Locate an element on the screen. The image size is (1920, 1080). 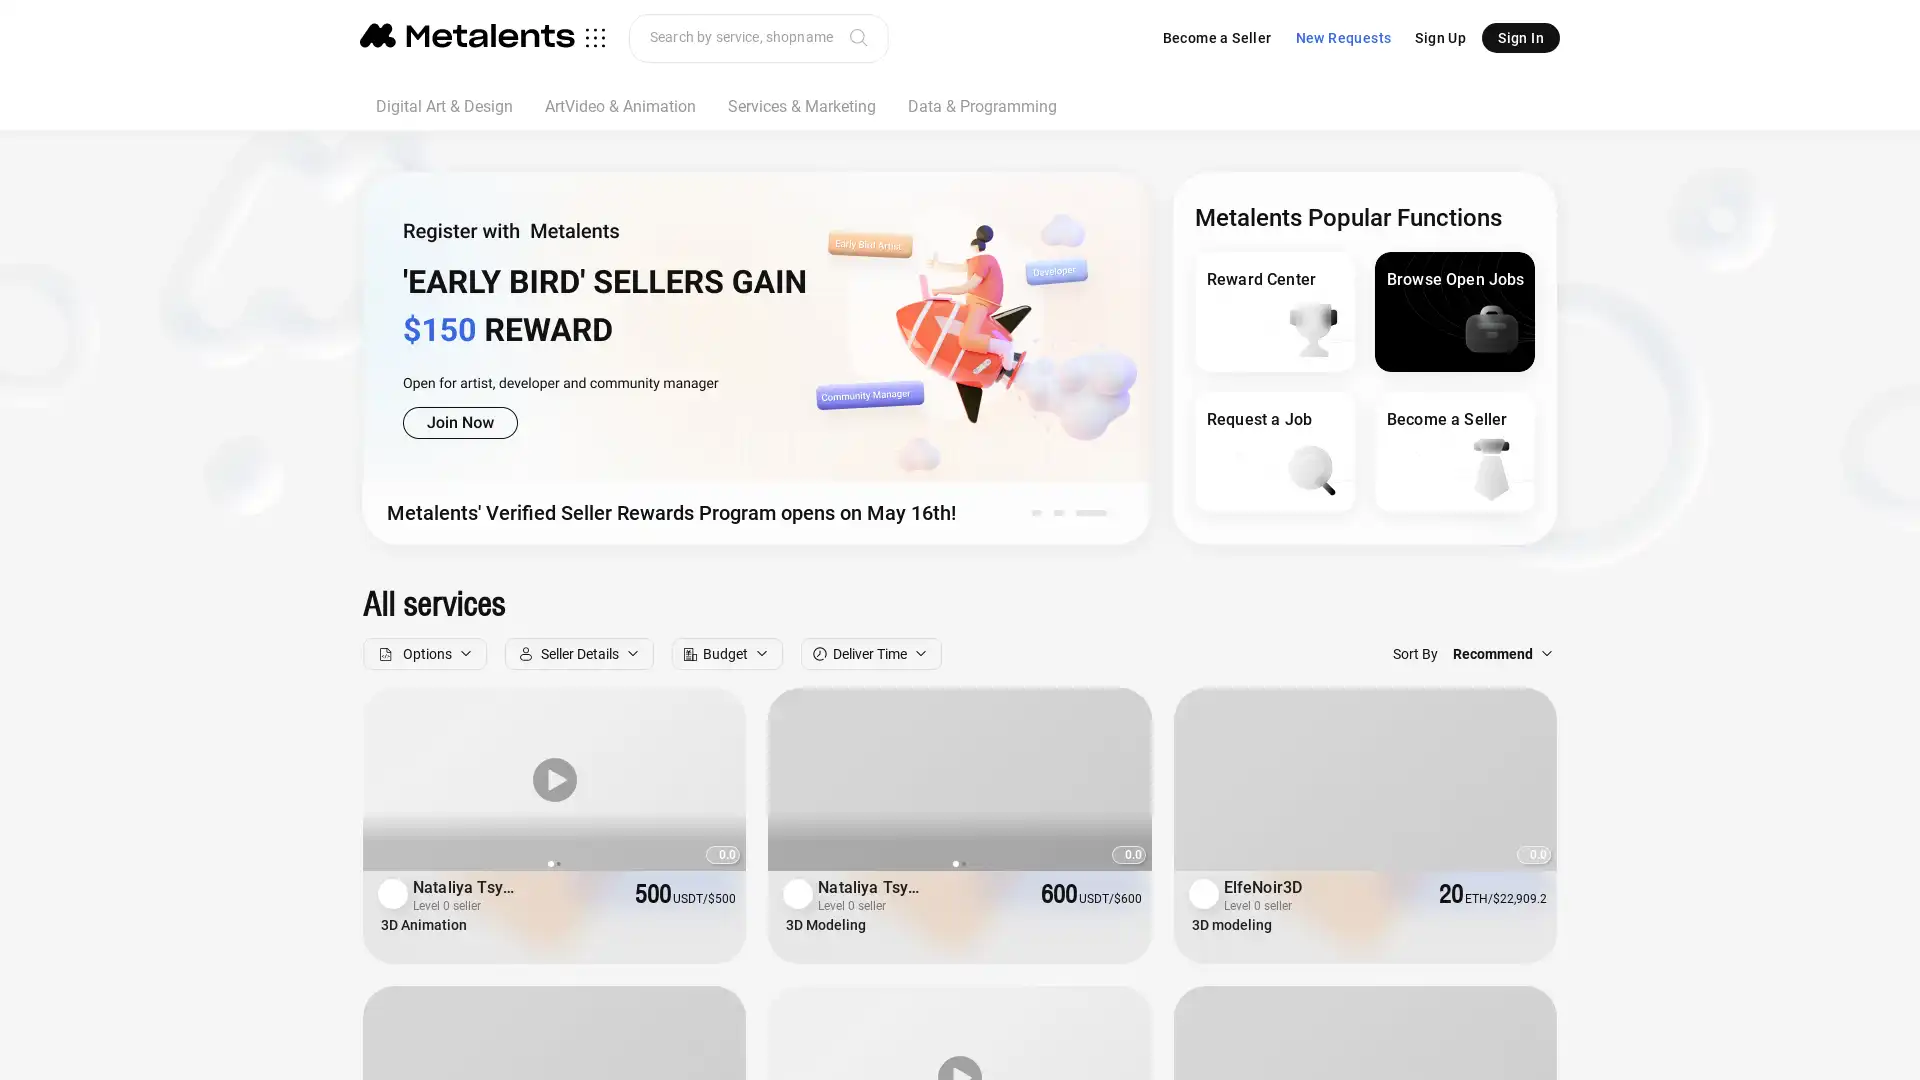
New Requests is located at coordinates (1343, 38).